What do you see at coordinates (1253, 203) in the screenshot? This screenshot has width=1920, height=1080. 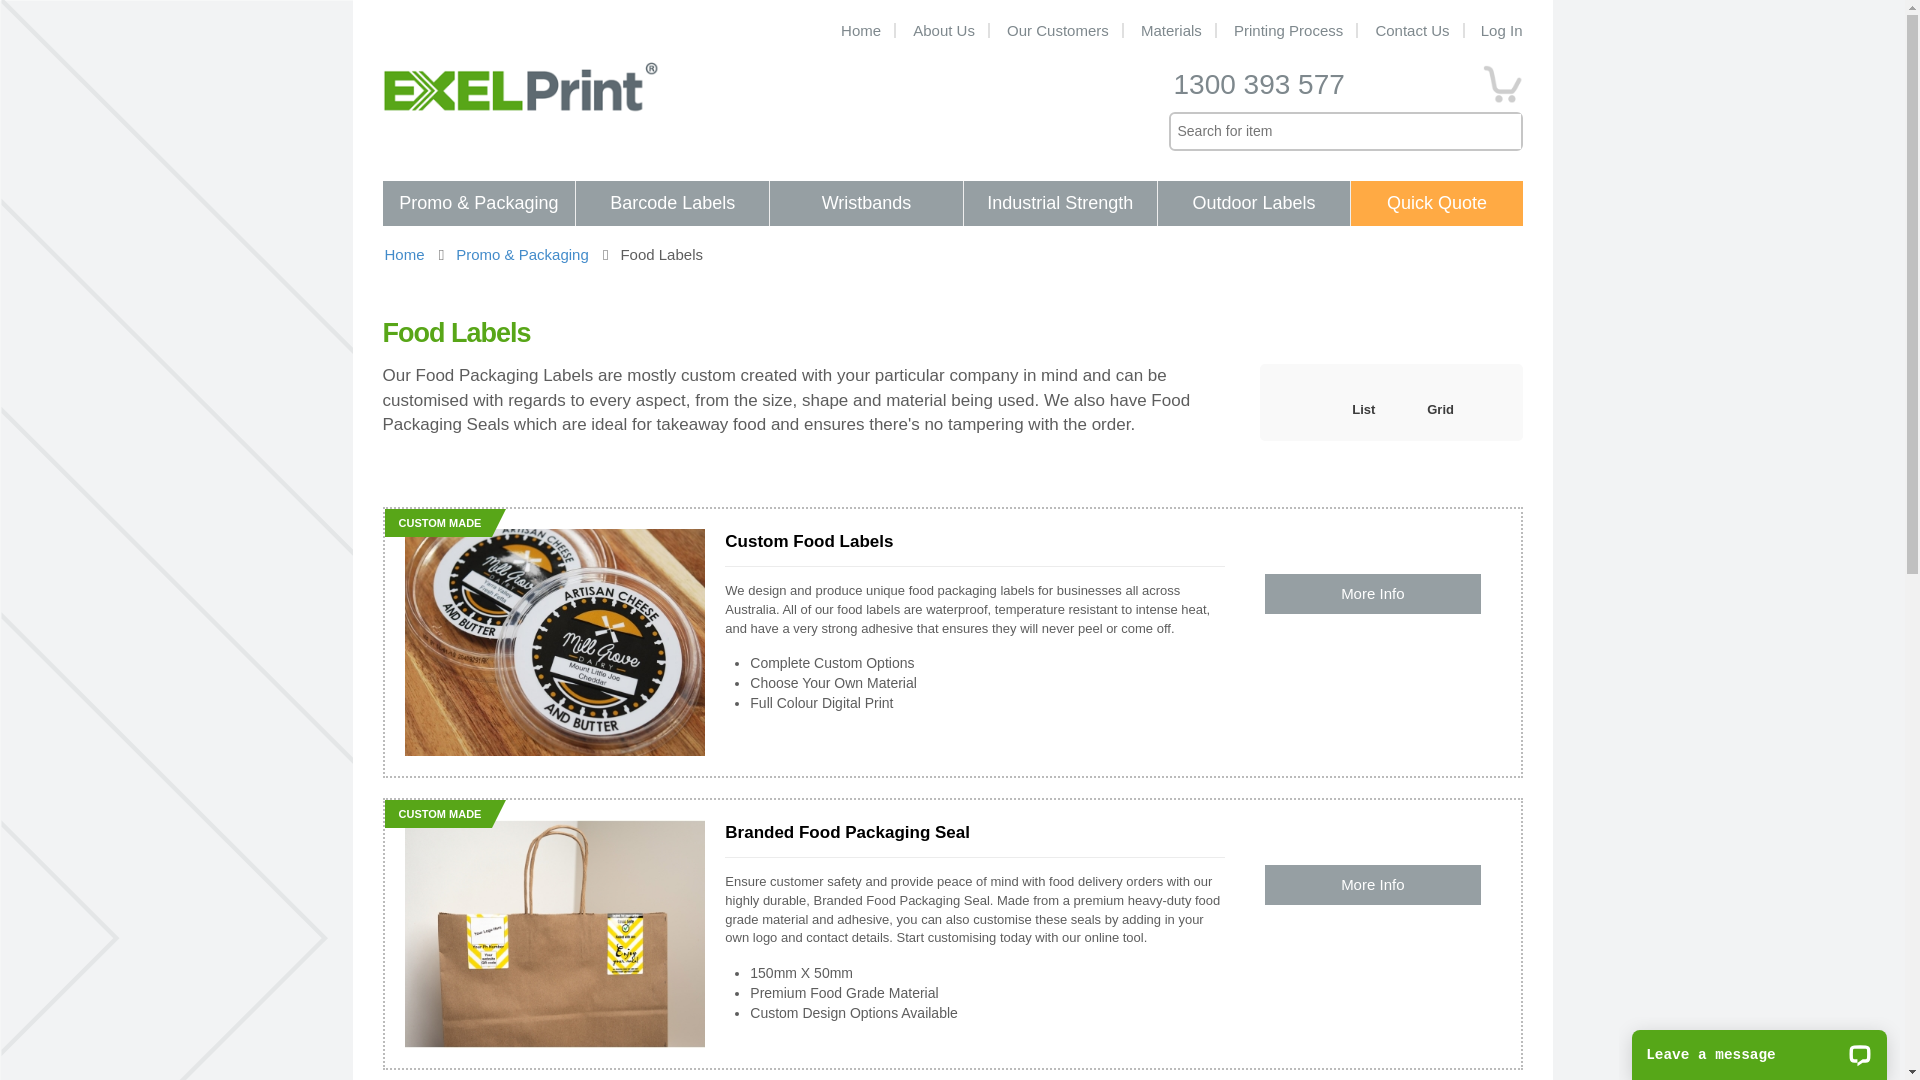 I see `'Outdoor Labels'` at bounding box center [1253, 203].